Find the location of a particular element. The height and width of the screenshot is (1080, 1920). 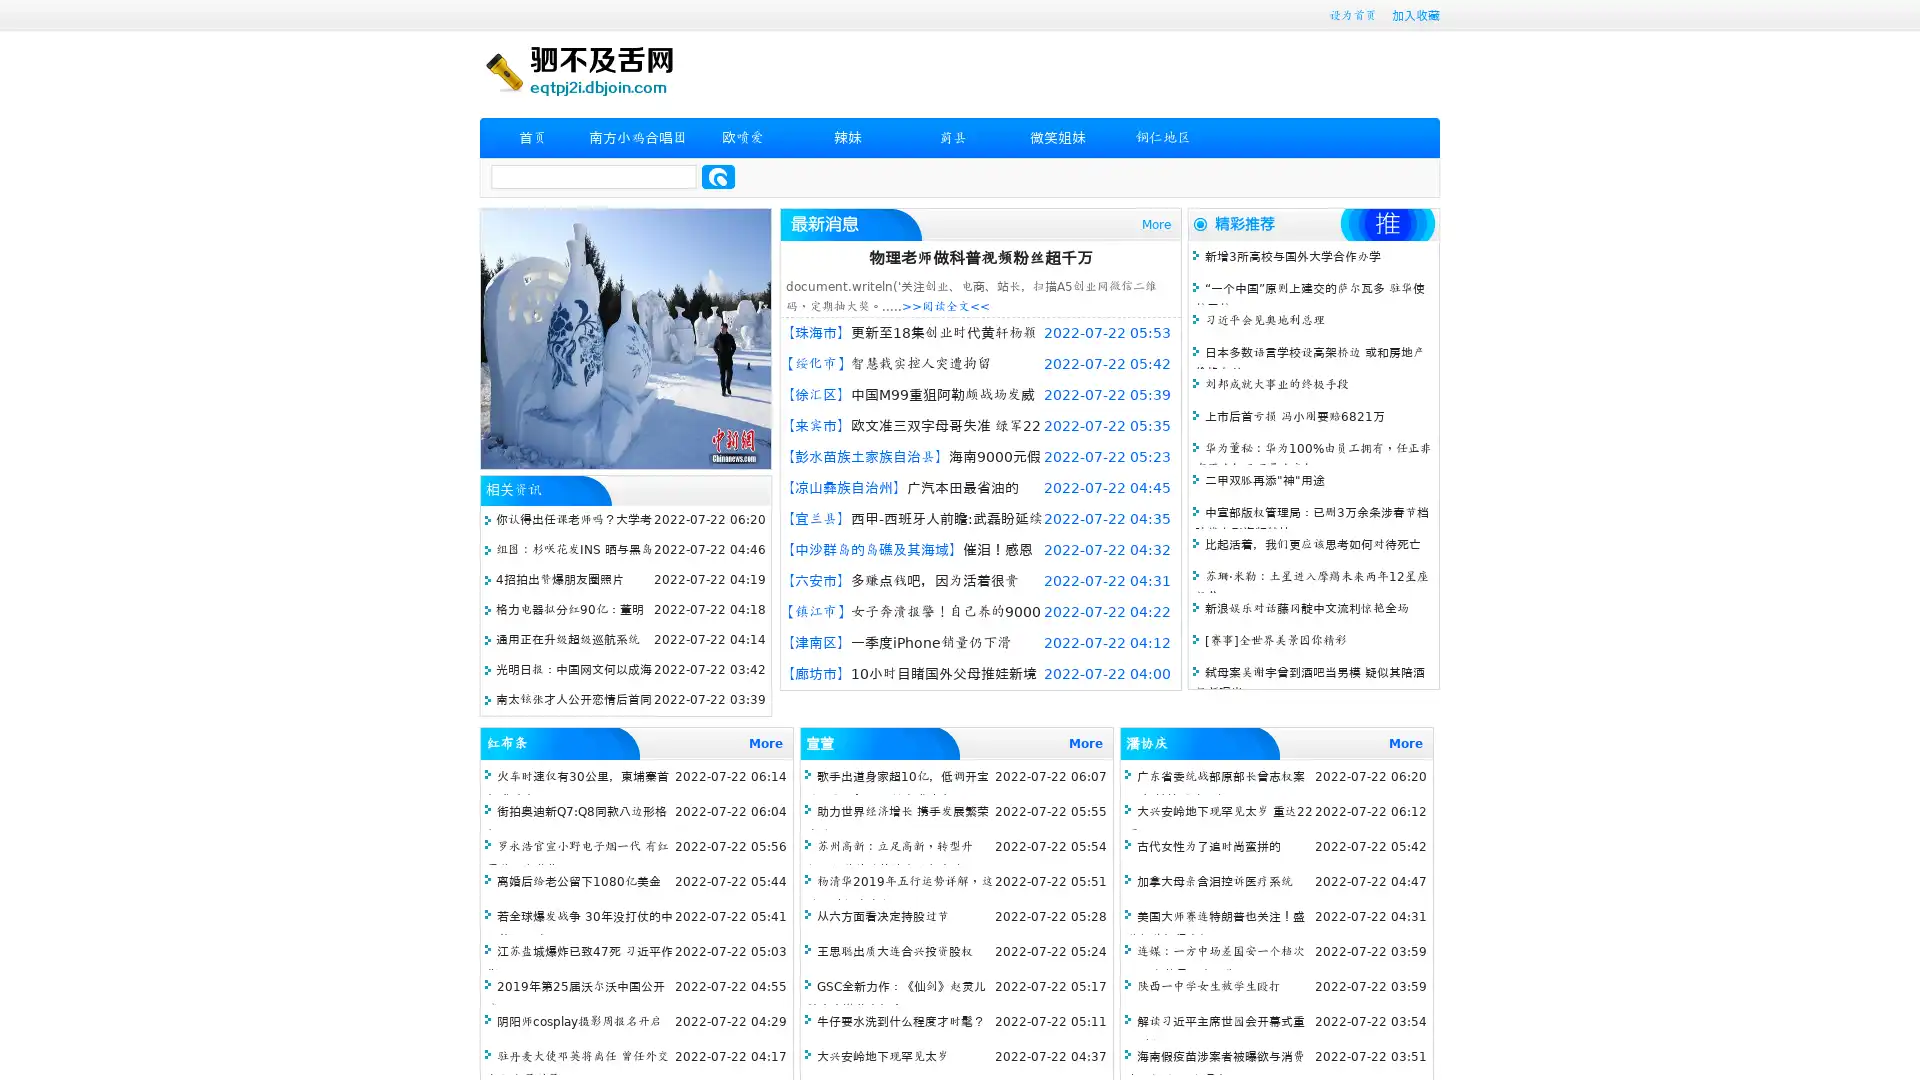

Search is located at coordinates (718, 176).